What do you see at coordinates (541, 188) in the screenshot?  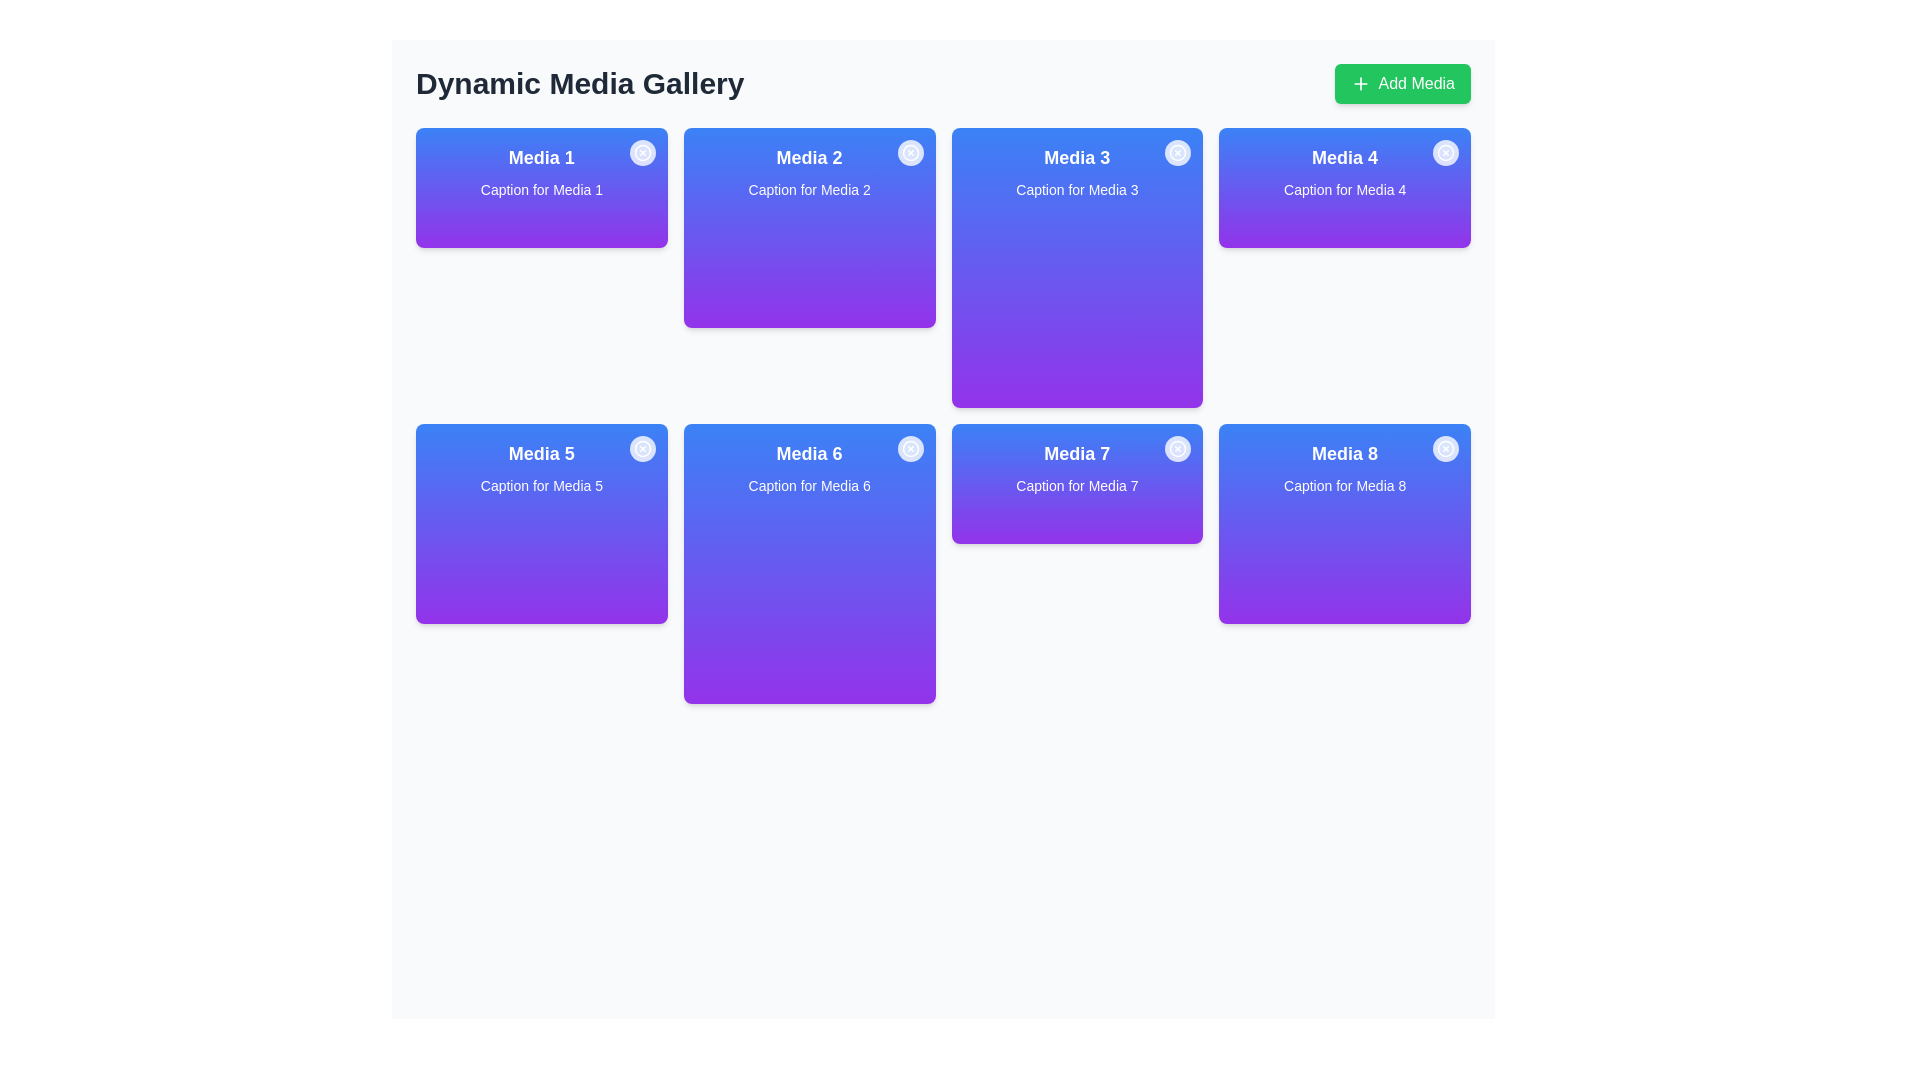 I see `the Display card titled 'Media 1', which is the first item in the grid layout located in the top-left corner` at bounding box center [541, 188].